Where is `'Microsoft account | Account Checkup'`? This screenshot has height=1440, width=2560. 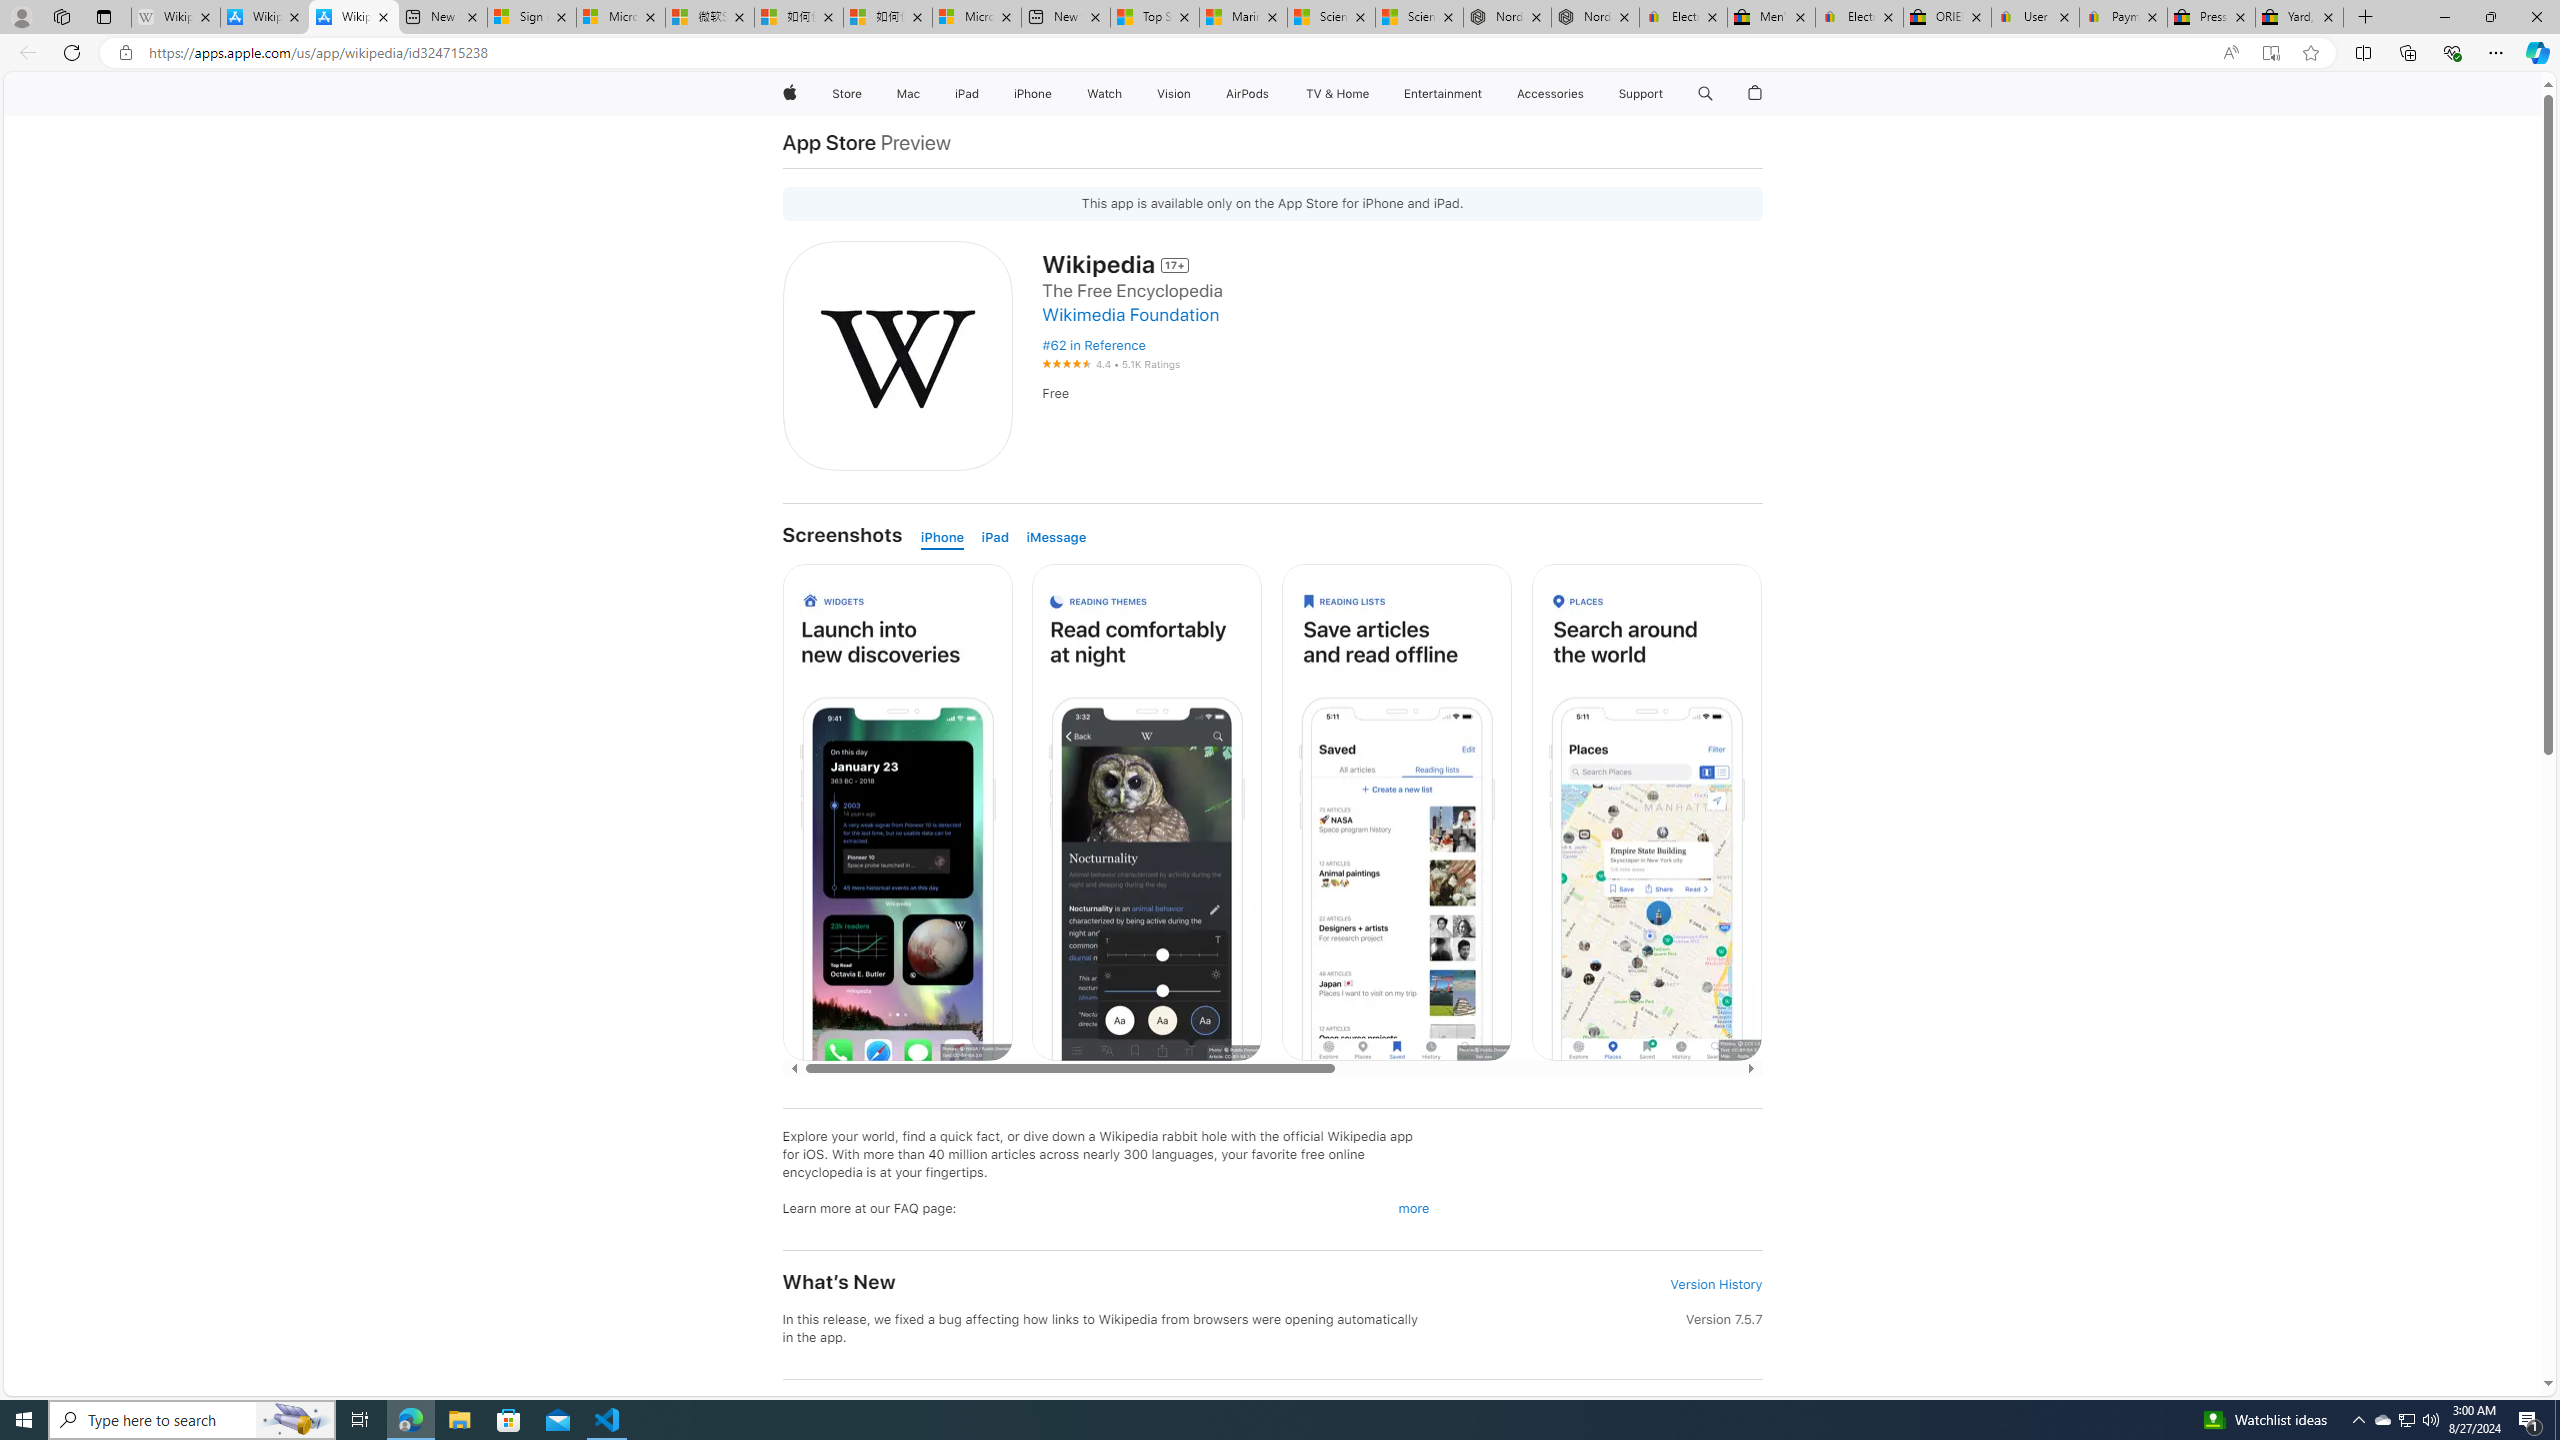 'Microsoft account | Account Checkup' is located at coordinates (975, 16).